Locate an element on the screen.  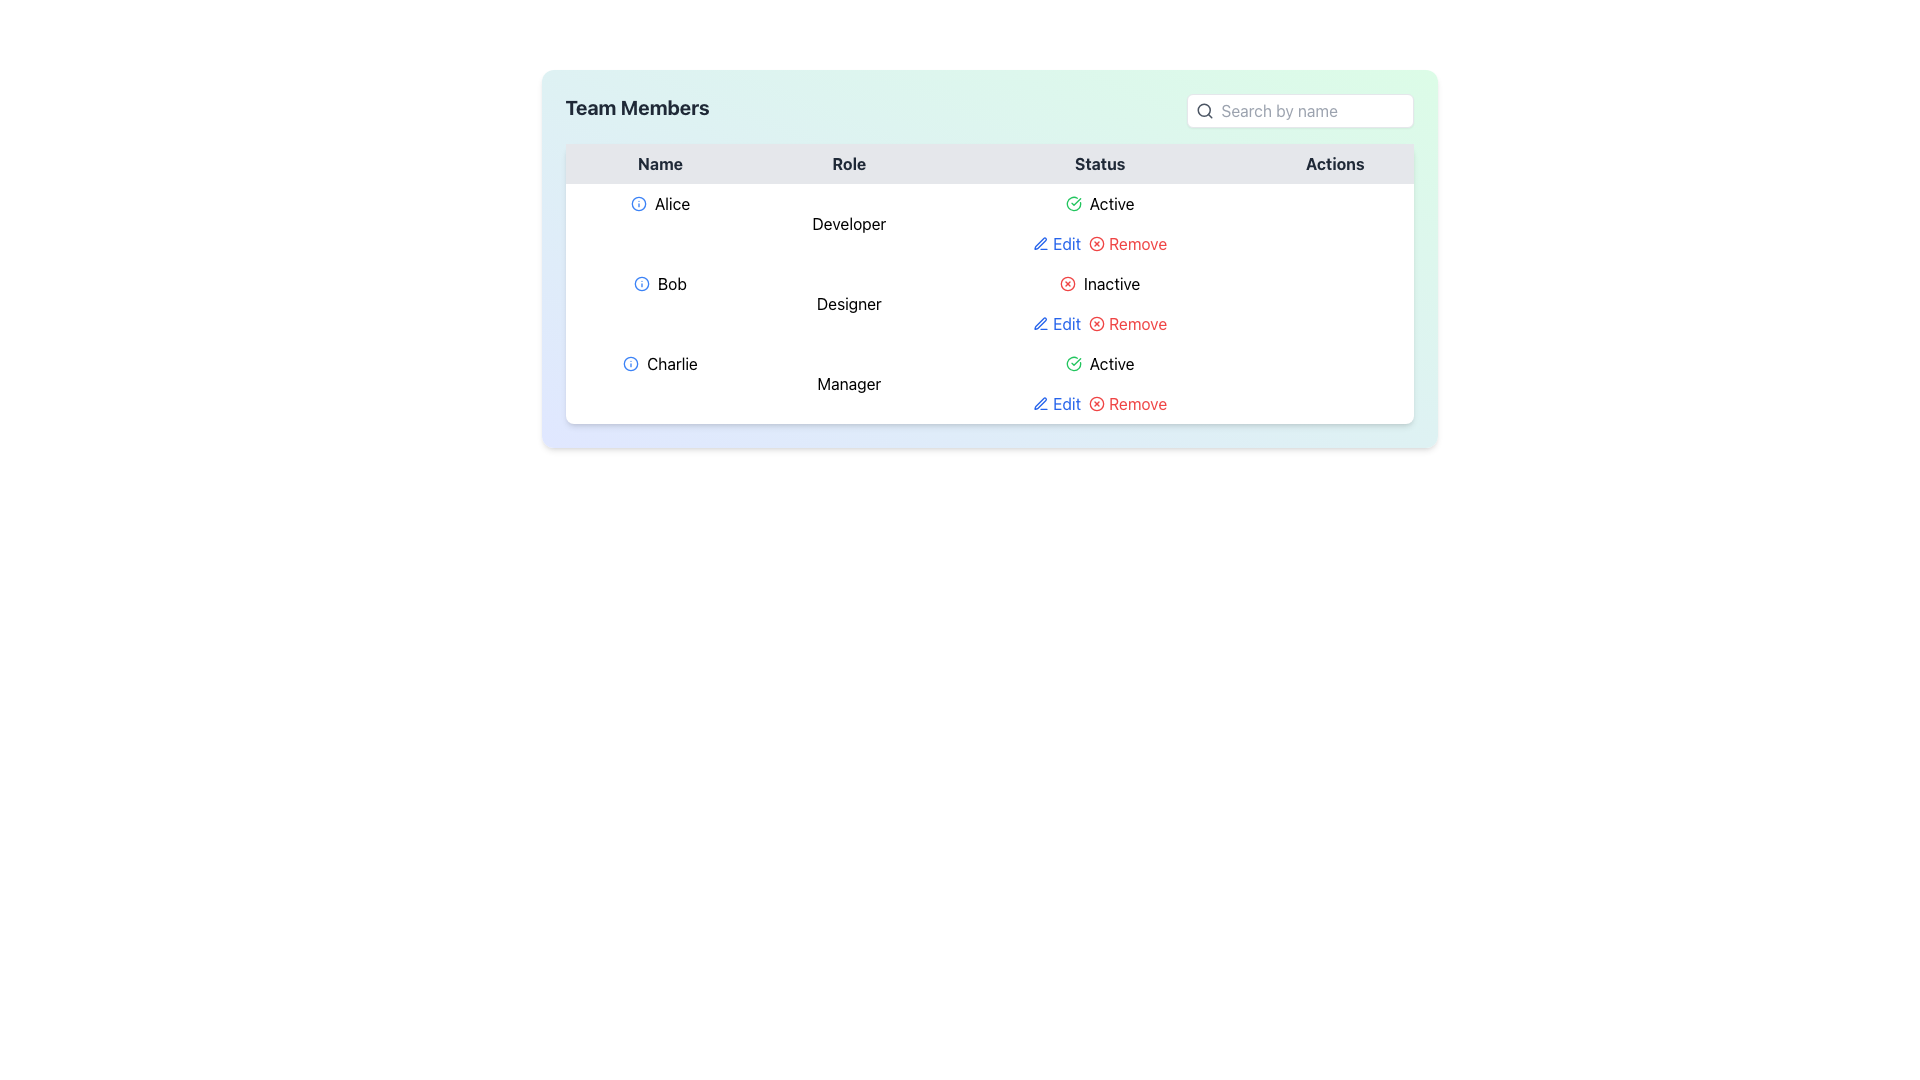
the 'Edit' button in the 'Actions' column of the table row for user 'Alice' is located at coordinates (1056, 242).